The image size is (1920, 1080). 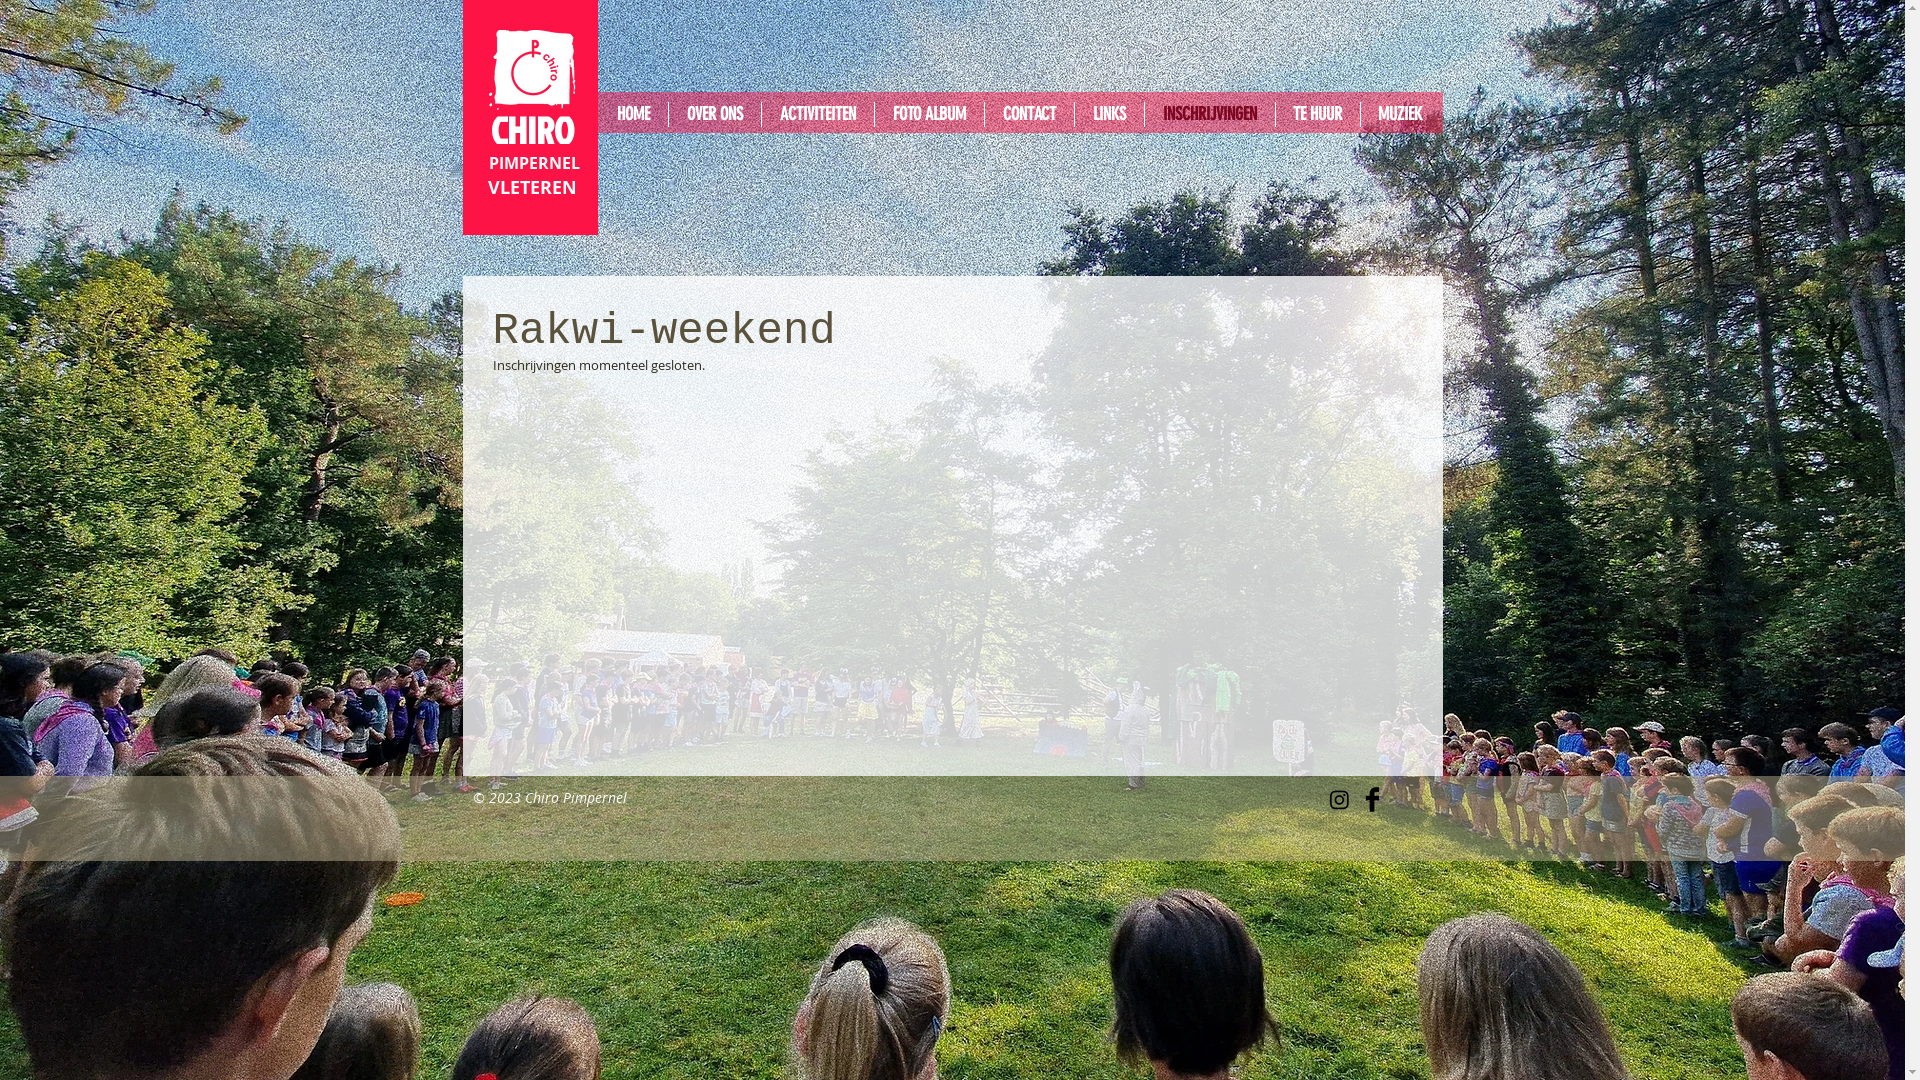 What do you see at coordinates (1318, 114) in the screenshot?
I see `'TE HUUR'` at bounding box center [1318, 114].